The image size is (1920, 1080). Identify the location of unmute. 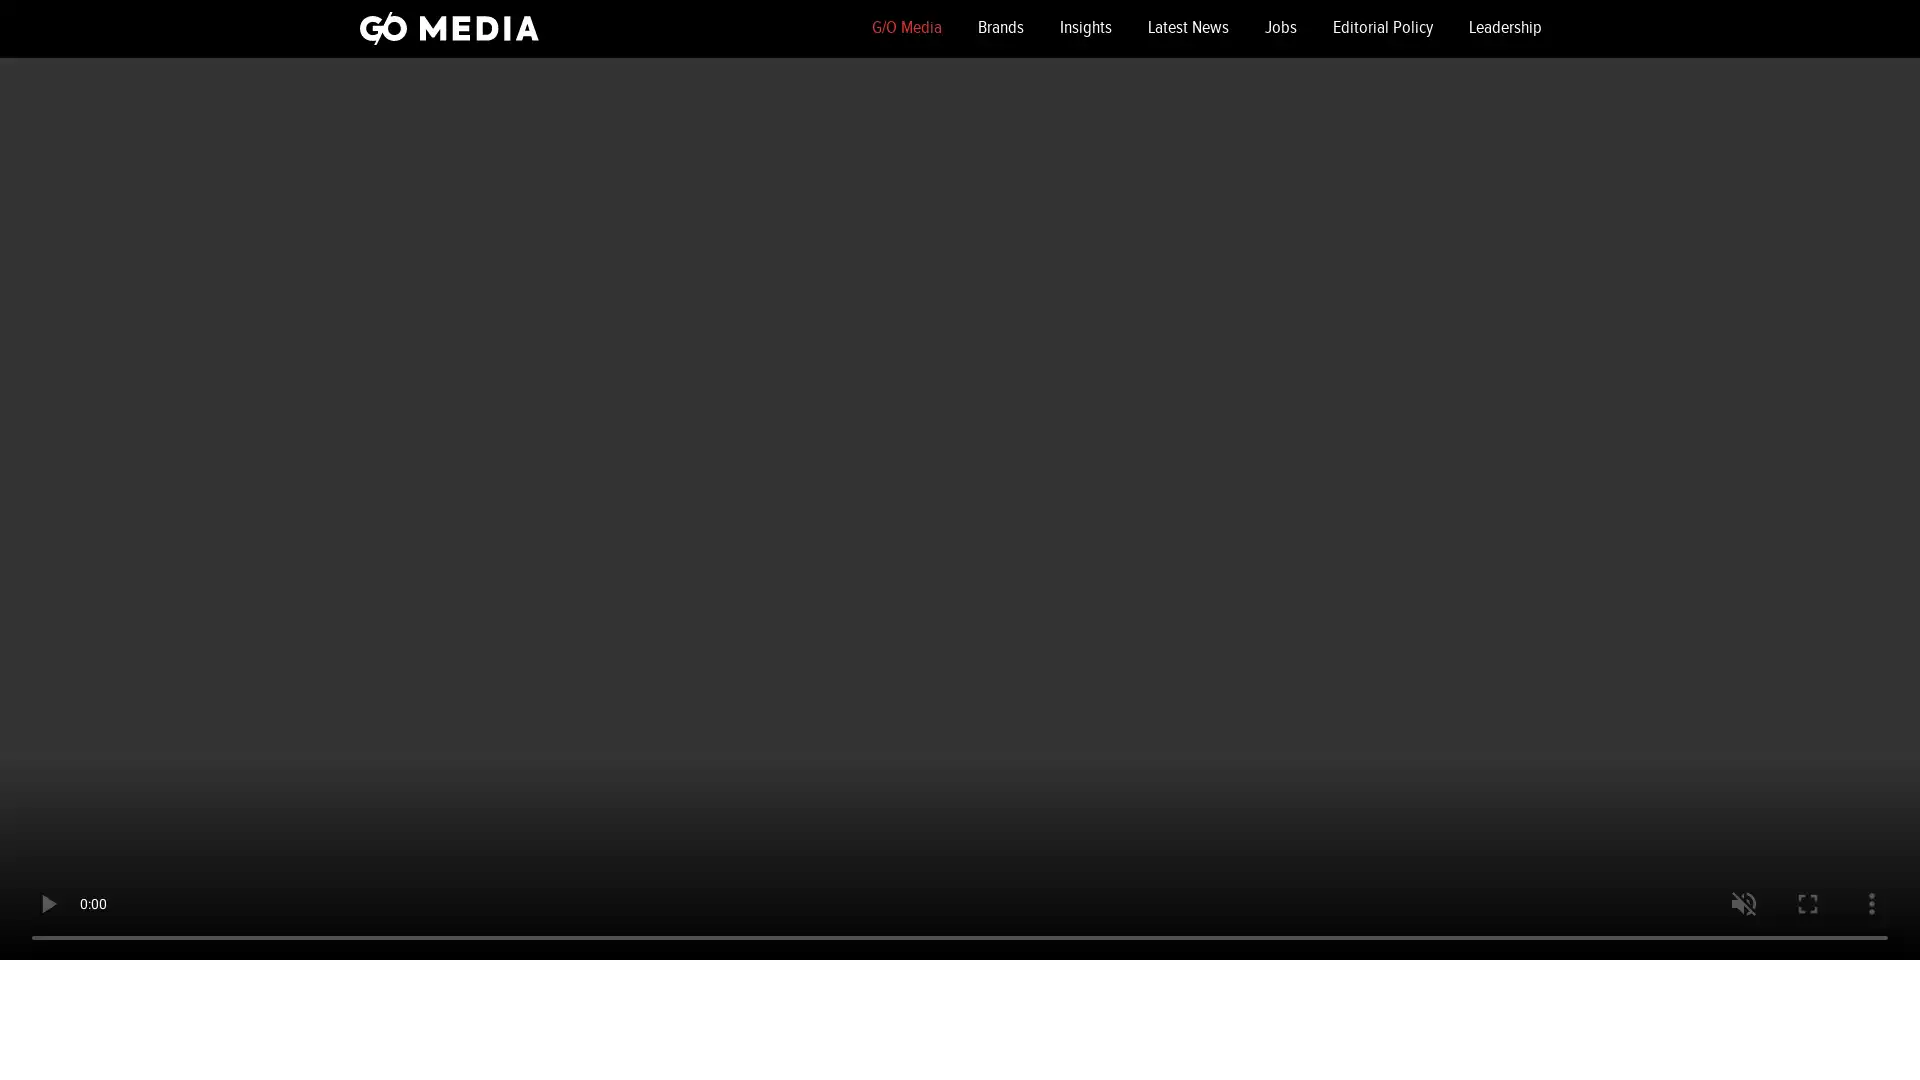
(1742, 903).